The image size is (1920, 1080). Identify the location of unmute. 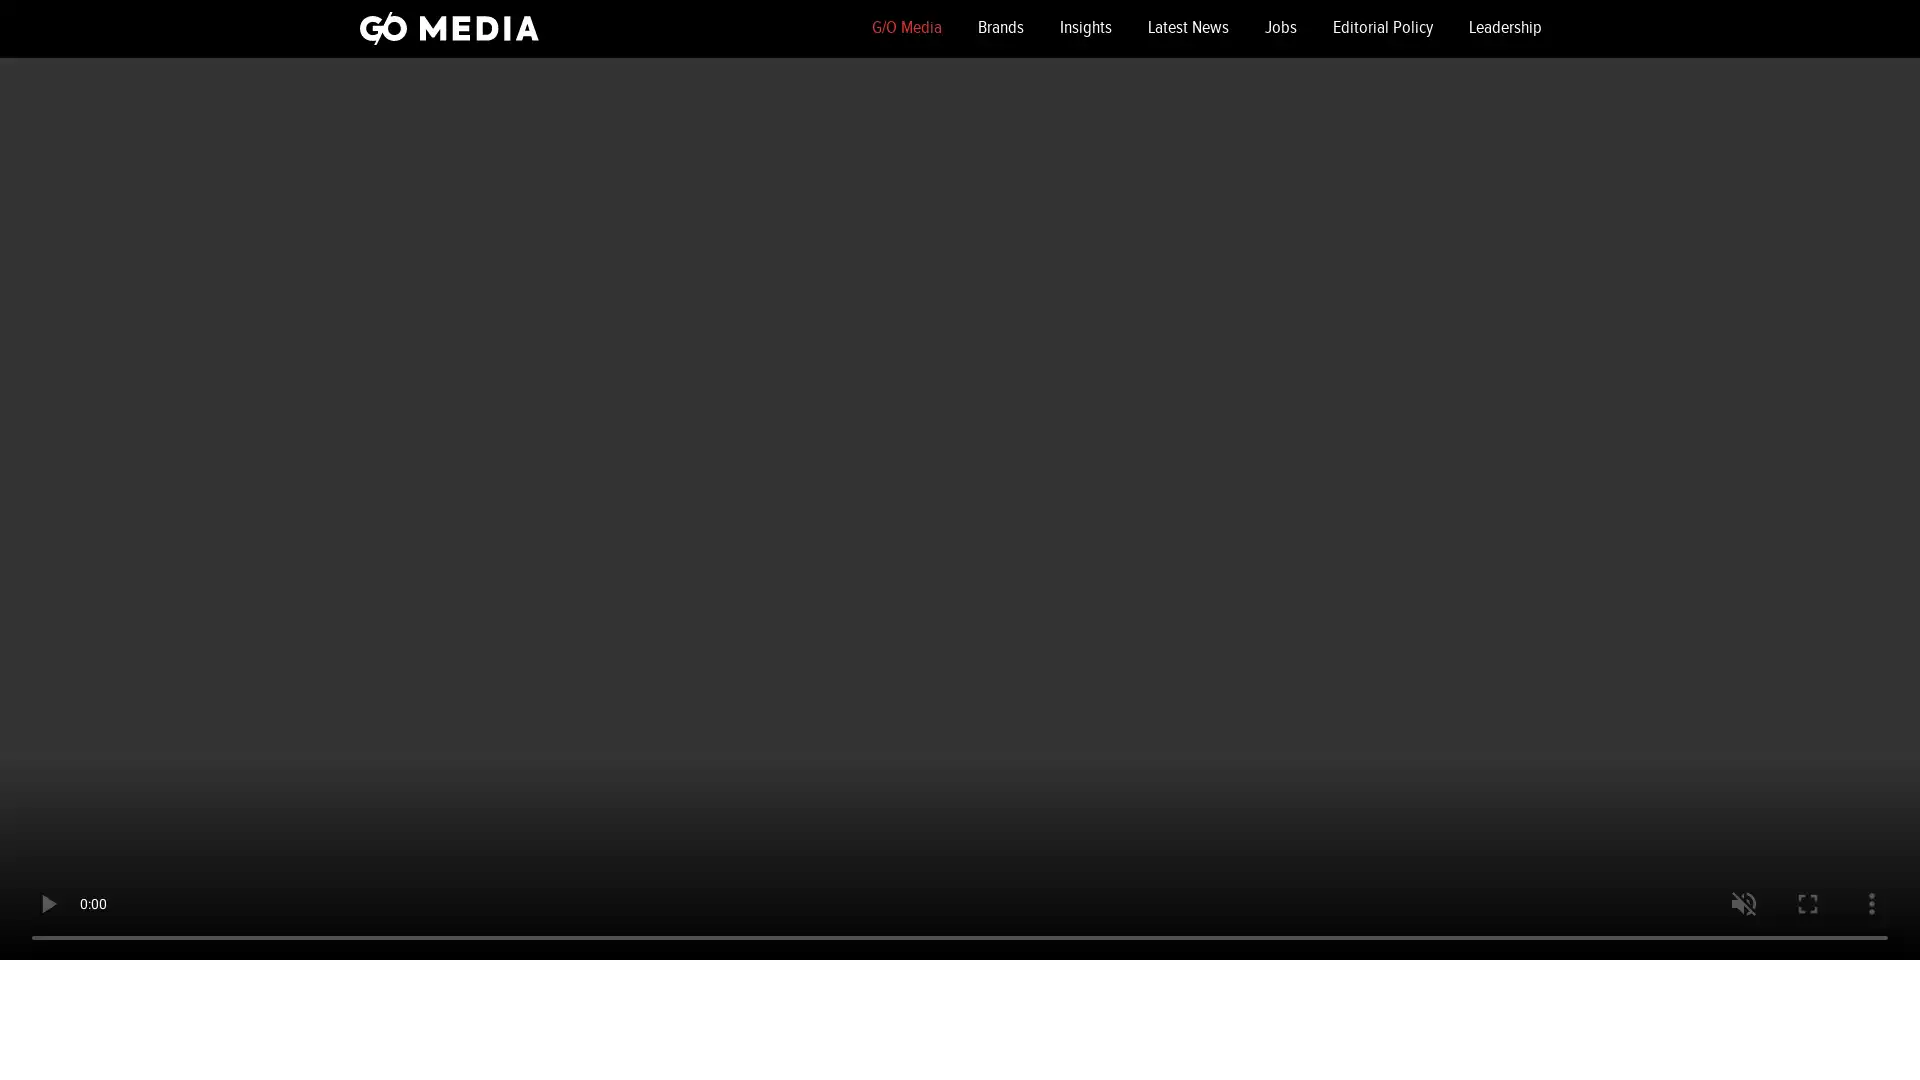
(1742, 903).